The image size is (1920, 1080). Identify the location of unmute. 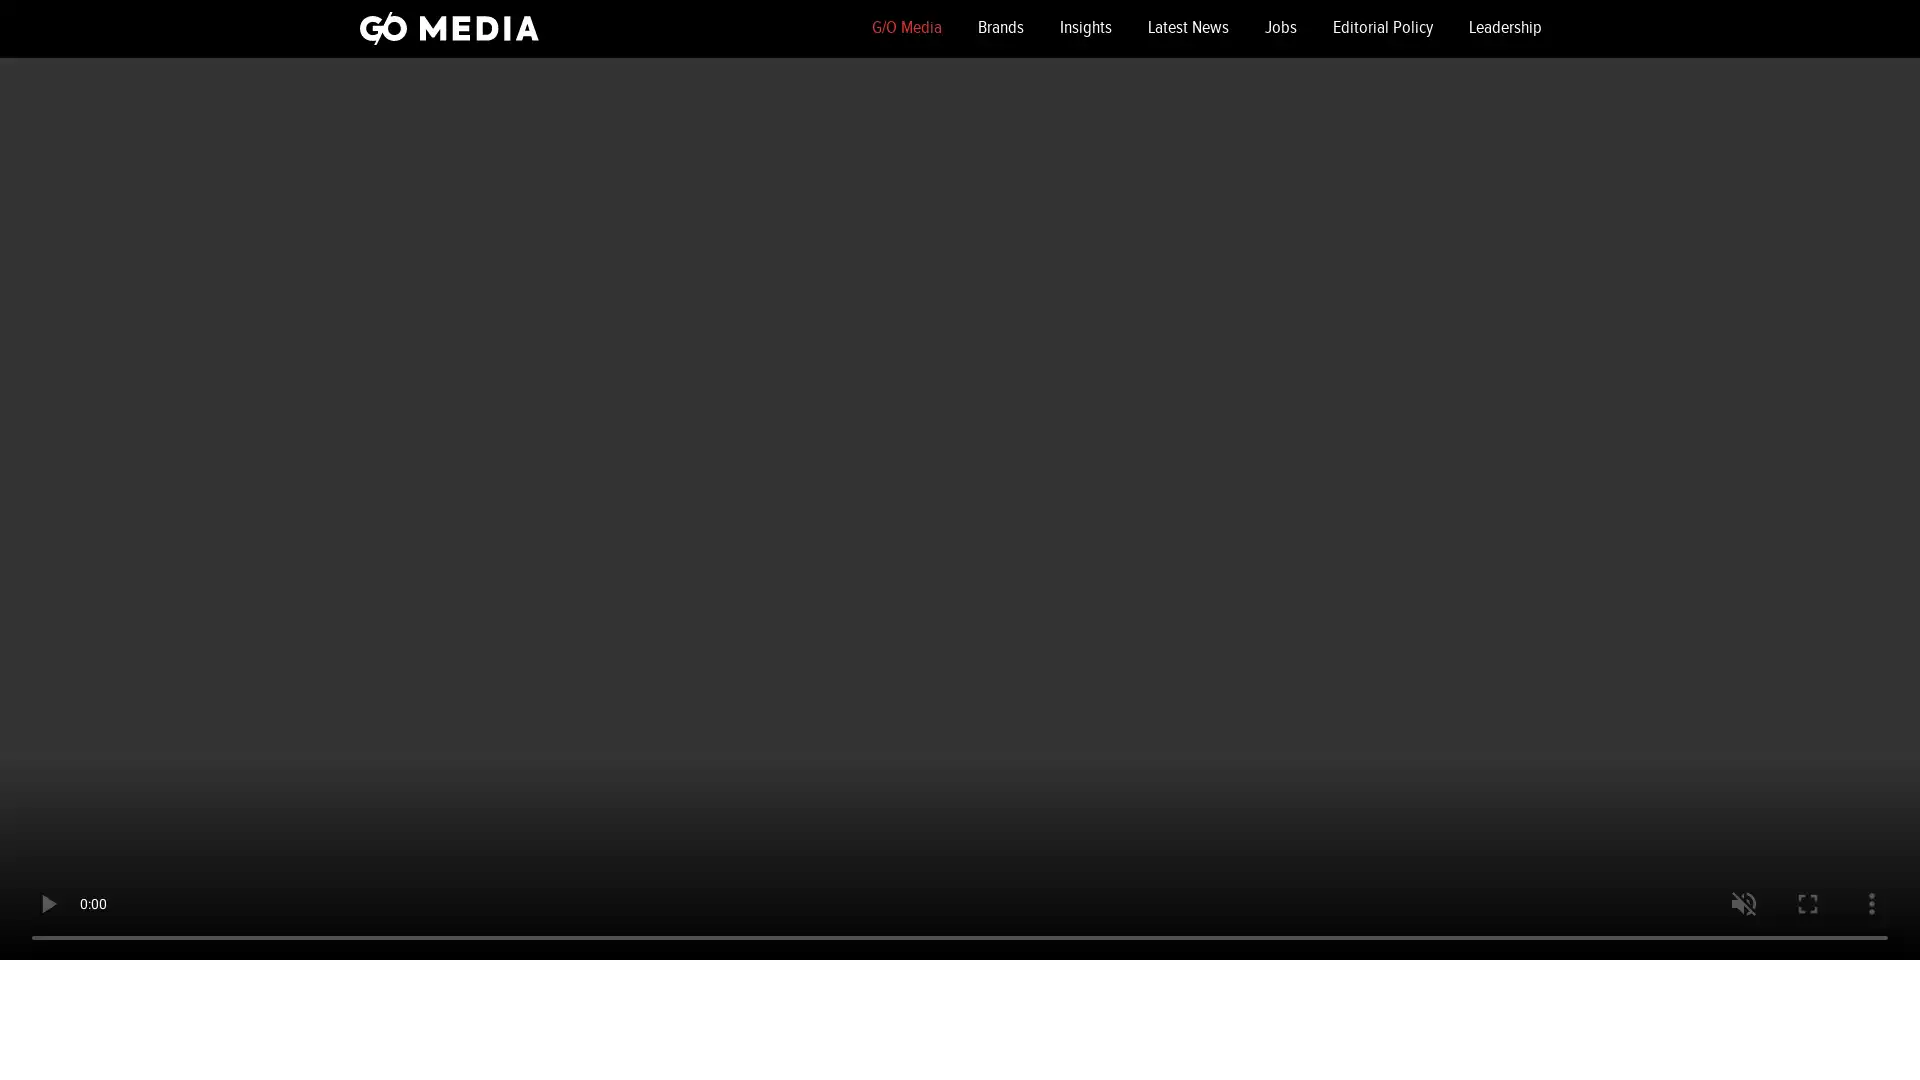
(1742, 903).